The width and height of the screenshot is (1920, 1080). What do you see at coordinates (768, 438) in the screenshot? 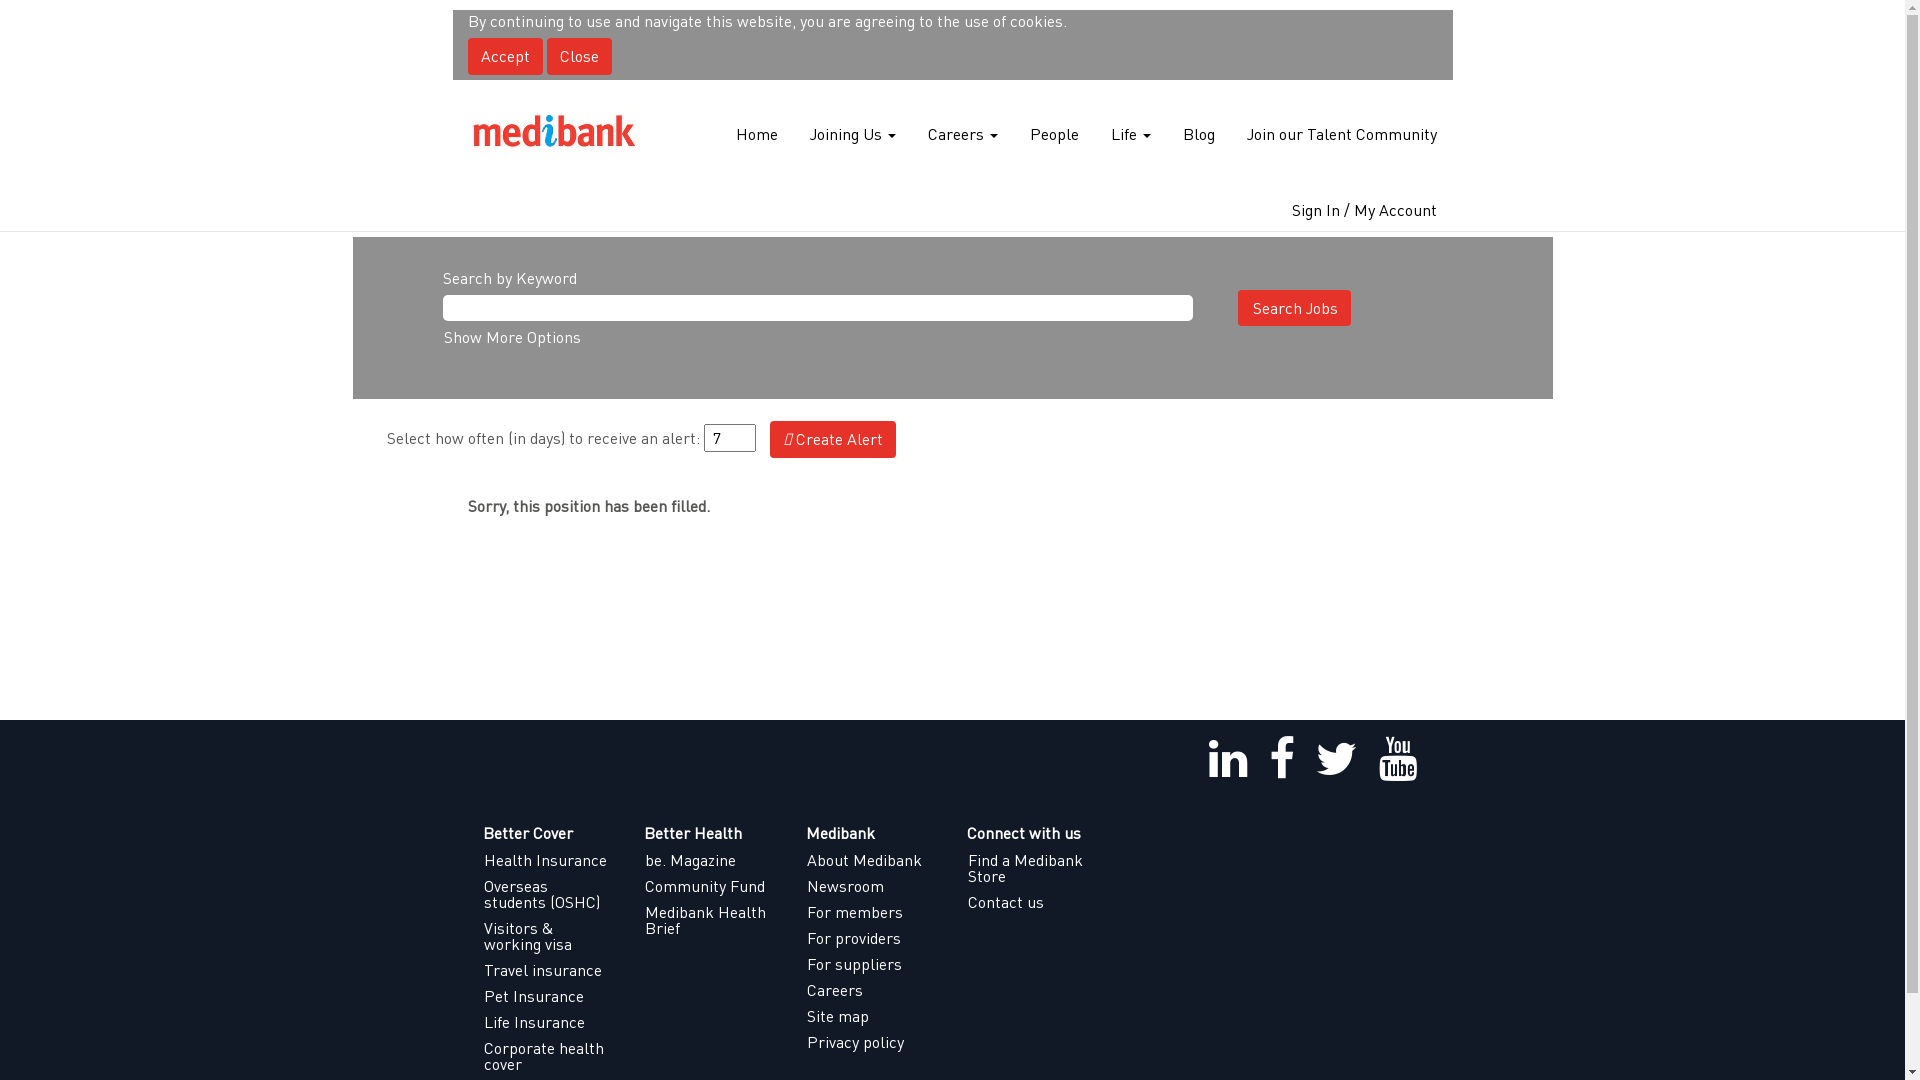
I see `'Create Alert'` at bounding box center [768, 438].